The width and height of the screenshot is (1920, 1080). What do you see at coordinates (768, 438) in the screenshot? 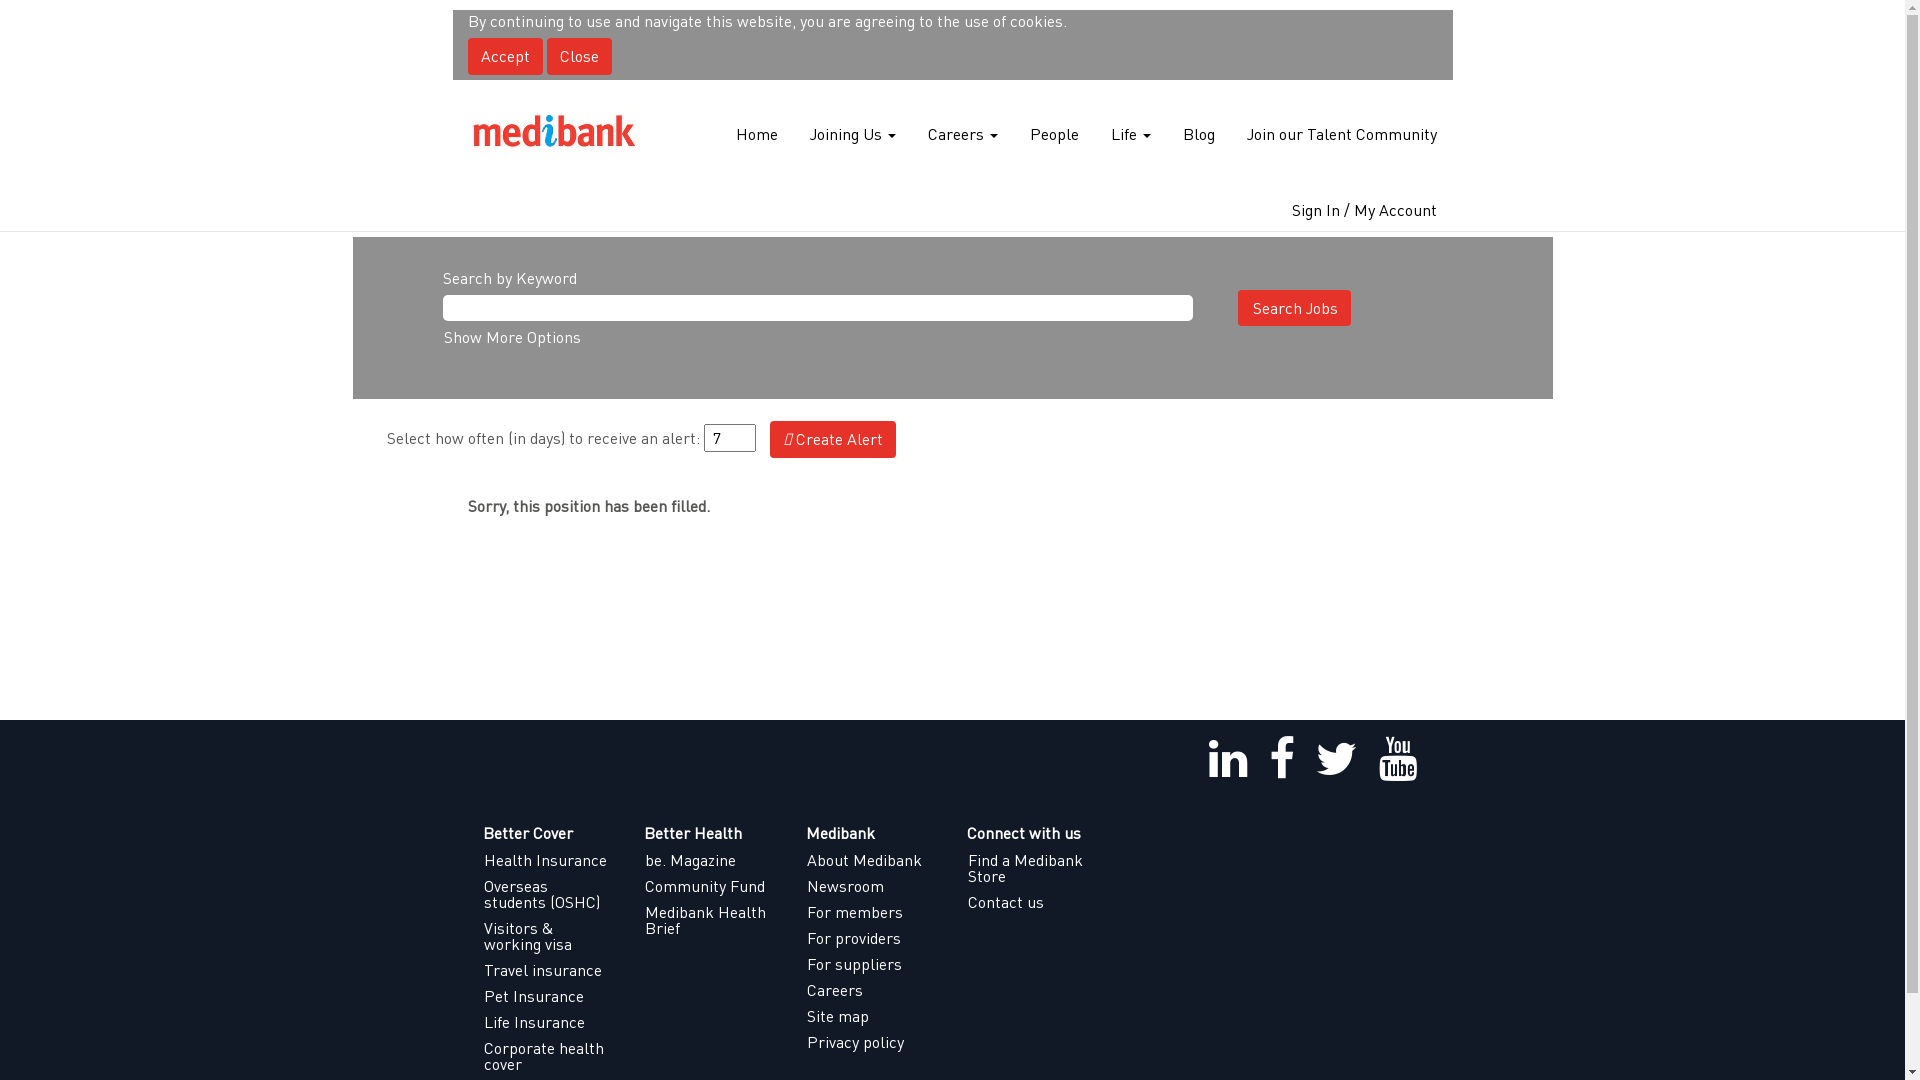
I see `'Create Alert'` at bounding box center [768, 438].